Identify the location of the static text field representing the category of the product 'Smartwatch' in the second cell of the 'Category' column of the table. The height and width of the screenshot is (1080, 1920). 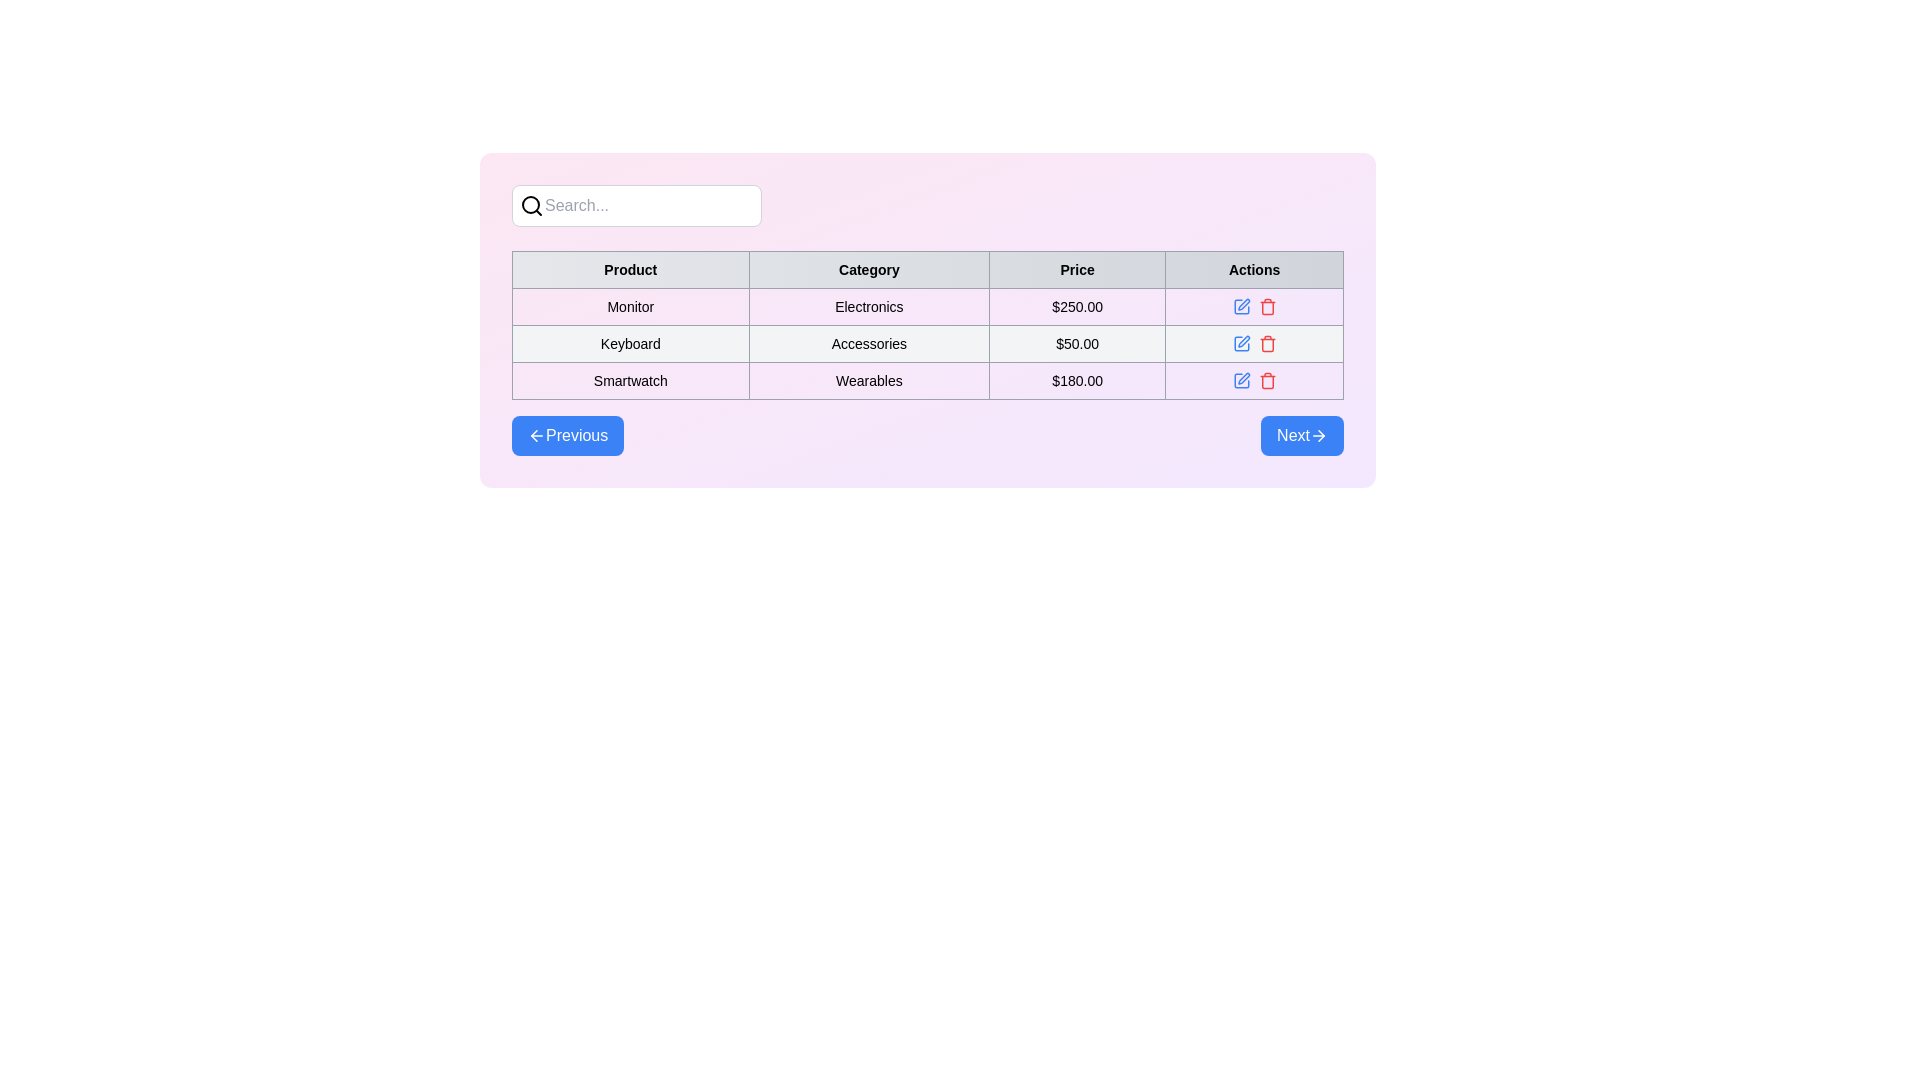
(869, 381).